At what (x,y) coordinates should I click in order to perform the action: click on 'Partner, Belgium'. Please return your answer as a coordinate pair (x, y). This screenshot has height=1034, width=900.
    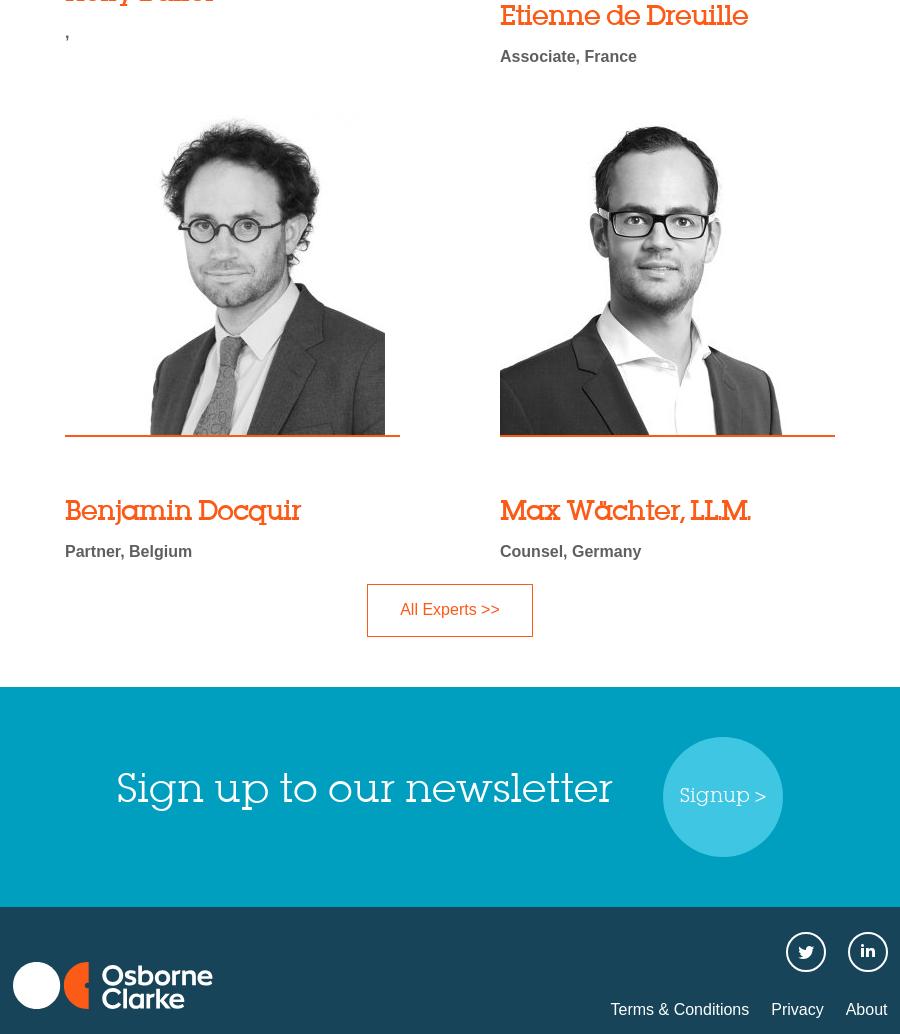
    Looking at the image, I should click on (128, 550).